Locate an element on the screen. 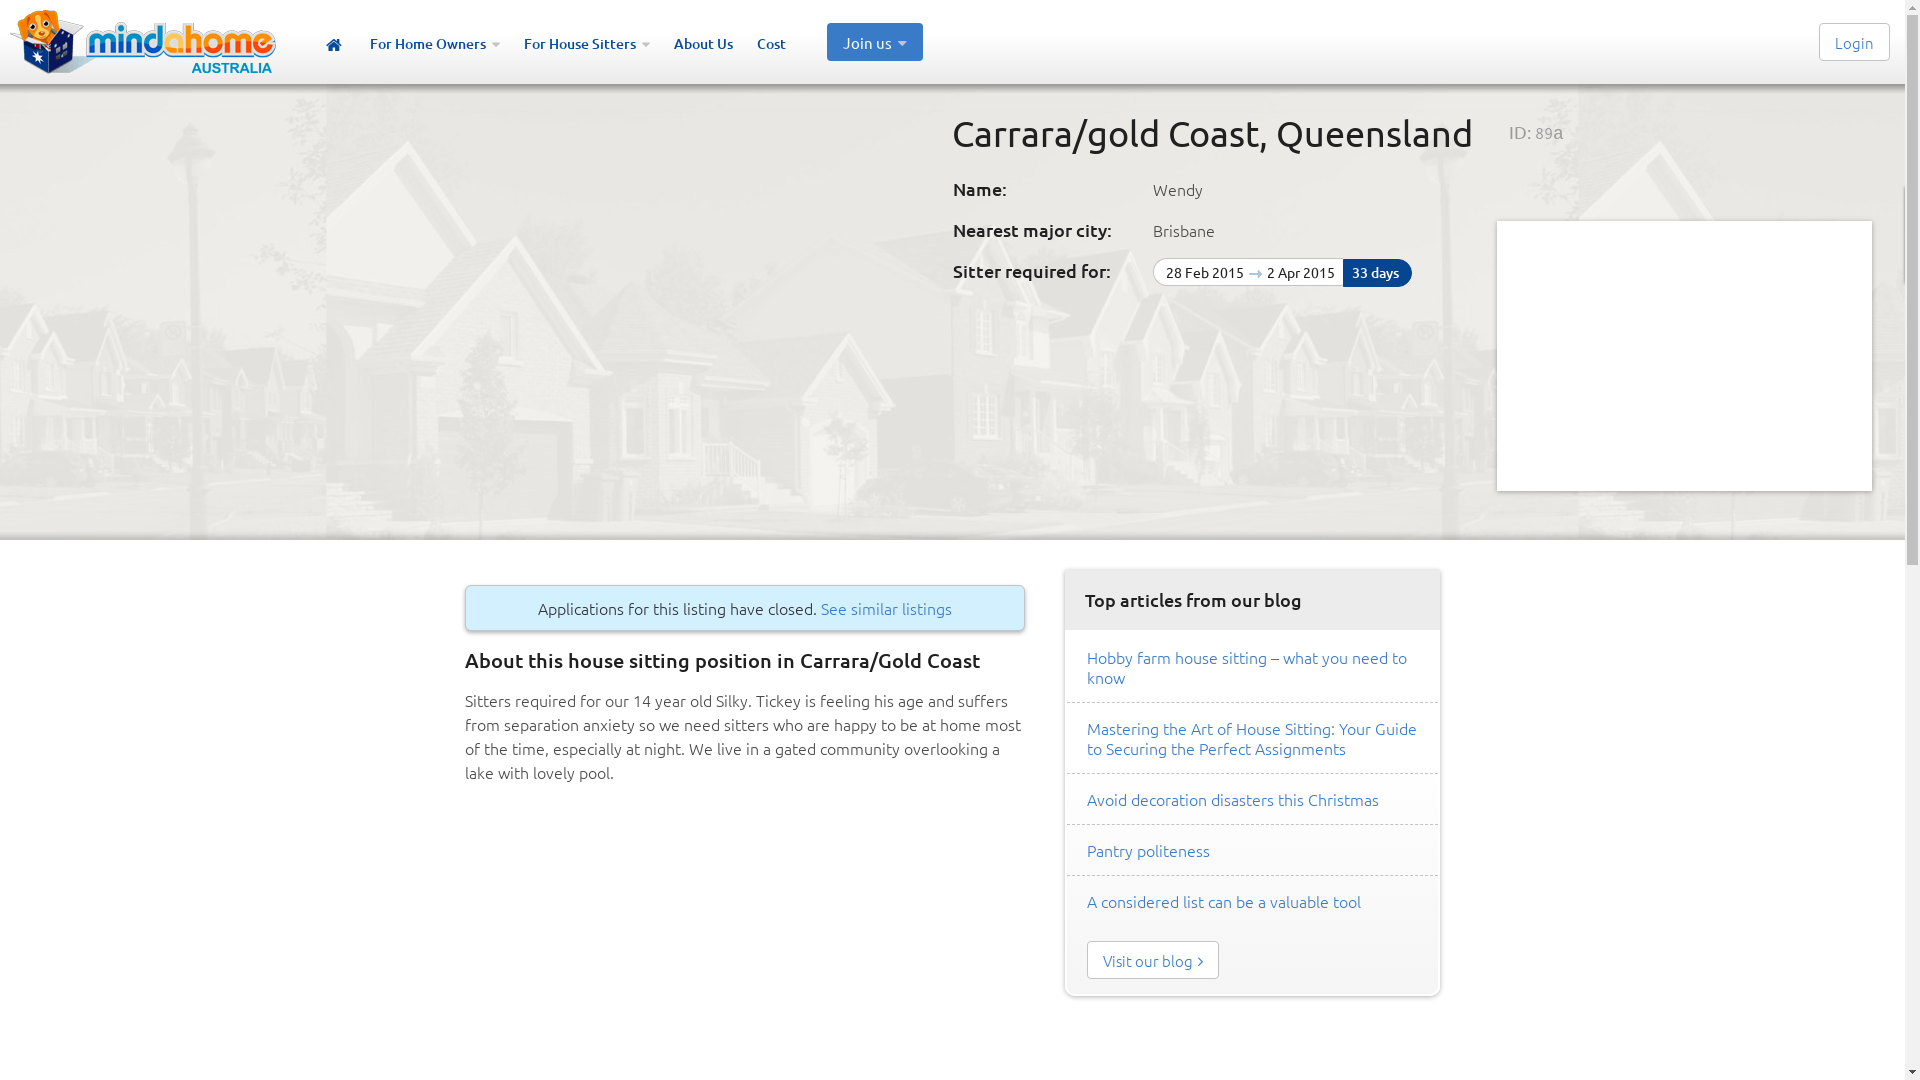 This screenshot has width=1920, height=1080. 'For Home Owners' is located at coordinates (434, 45).